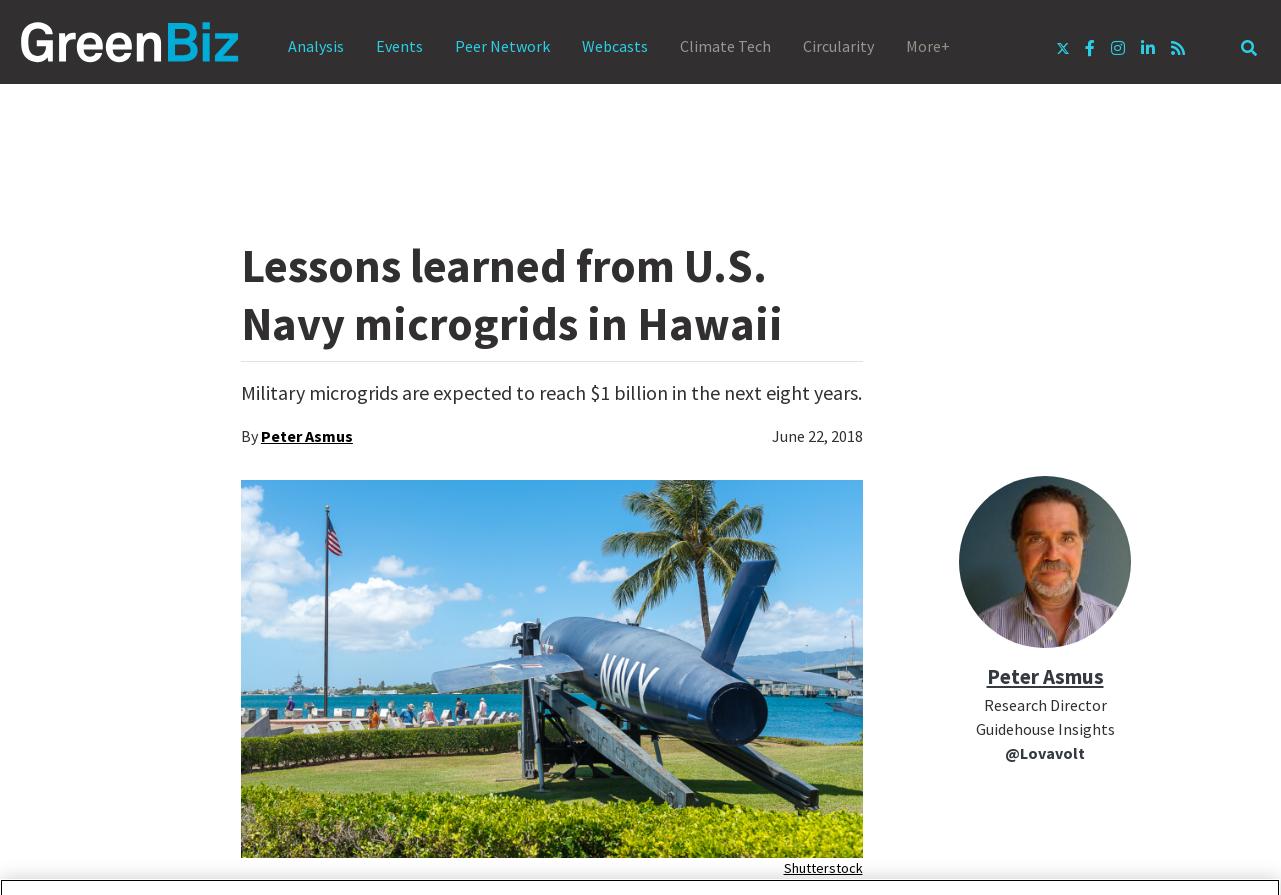 The height and width of the screenshot is (895, 1281). I want to click on '@Lovavolt', so click(1044, 751).